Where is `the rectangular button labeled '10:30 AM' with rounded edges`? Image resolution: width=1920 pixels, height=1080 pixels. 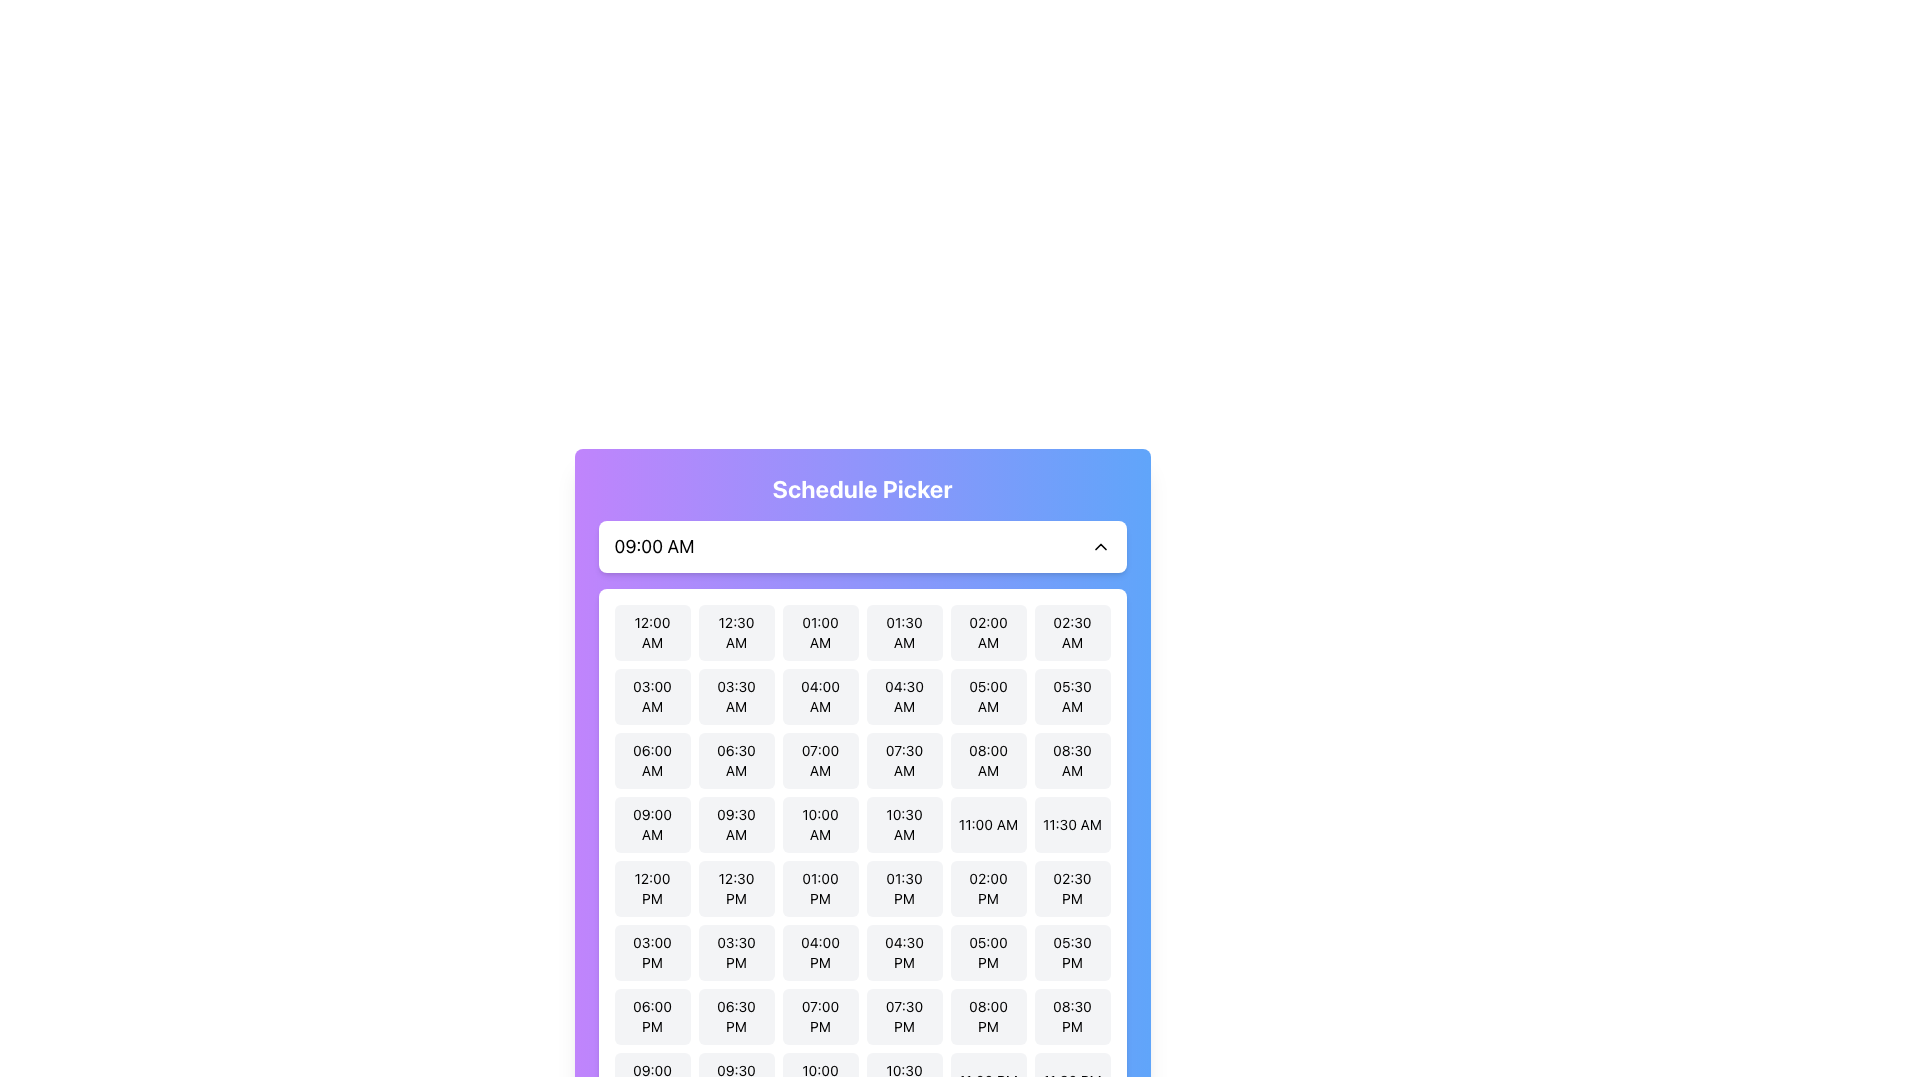
the rectangular button labeled '10:30 AM' with rounded edges is located at coordinates (903, 825).